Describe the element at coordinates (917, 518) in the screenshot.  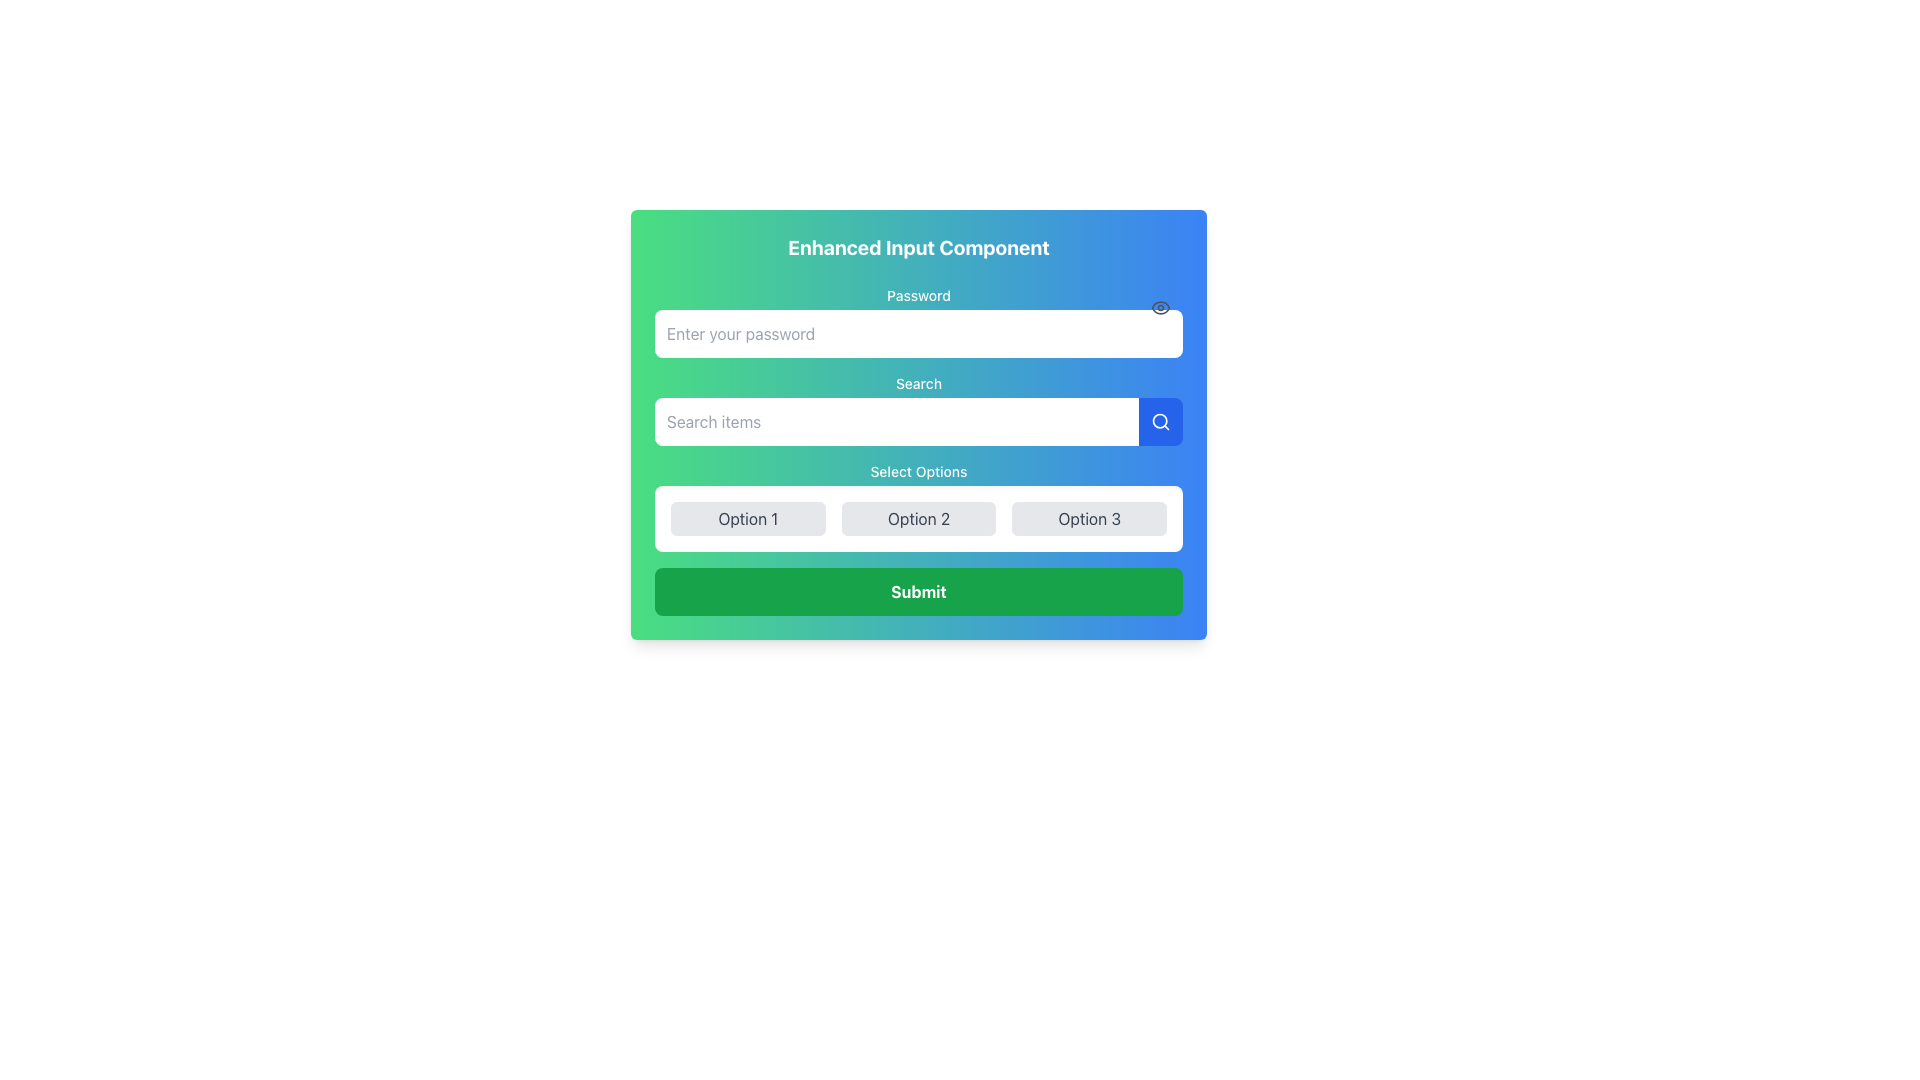
I see `the second button labeled 'Option 2'` at that location.